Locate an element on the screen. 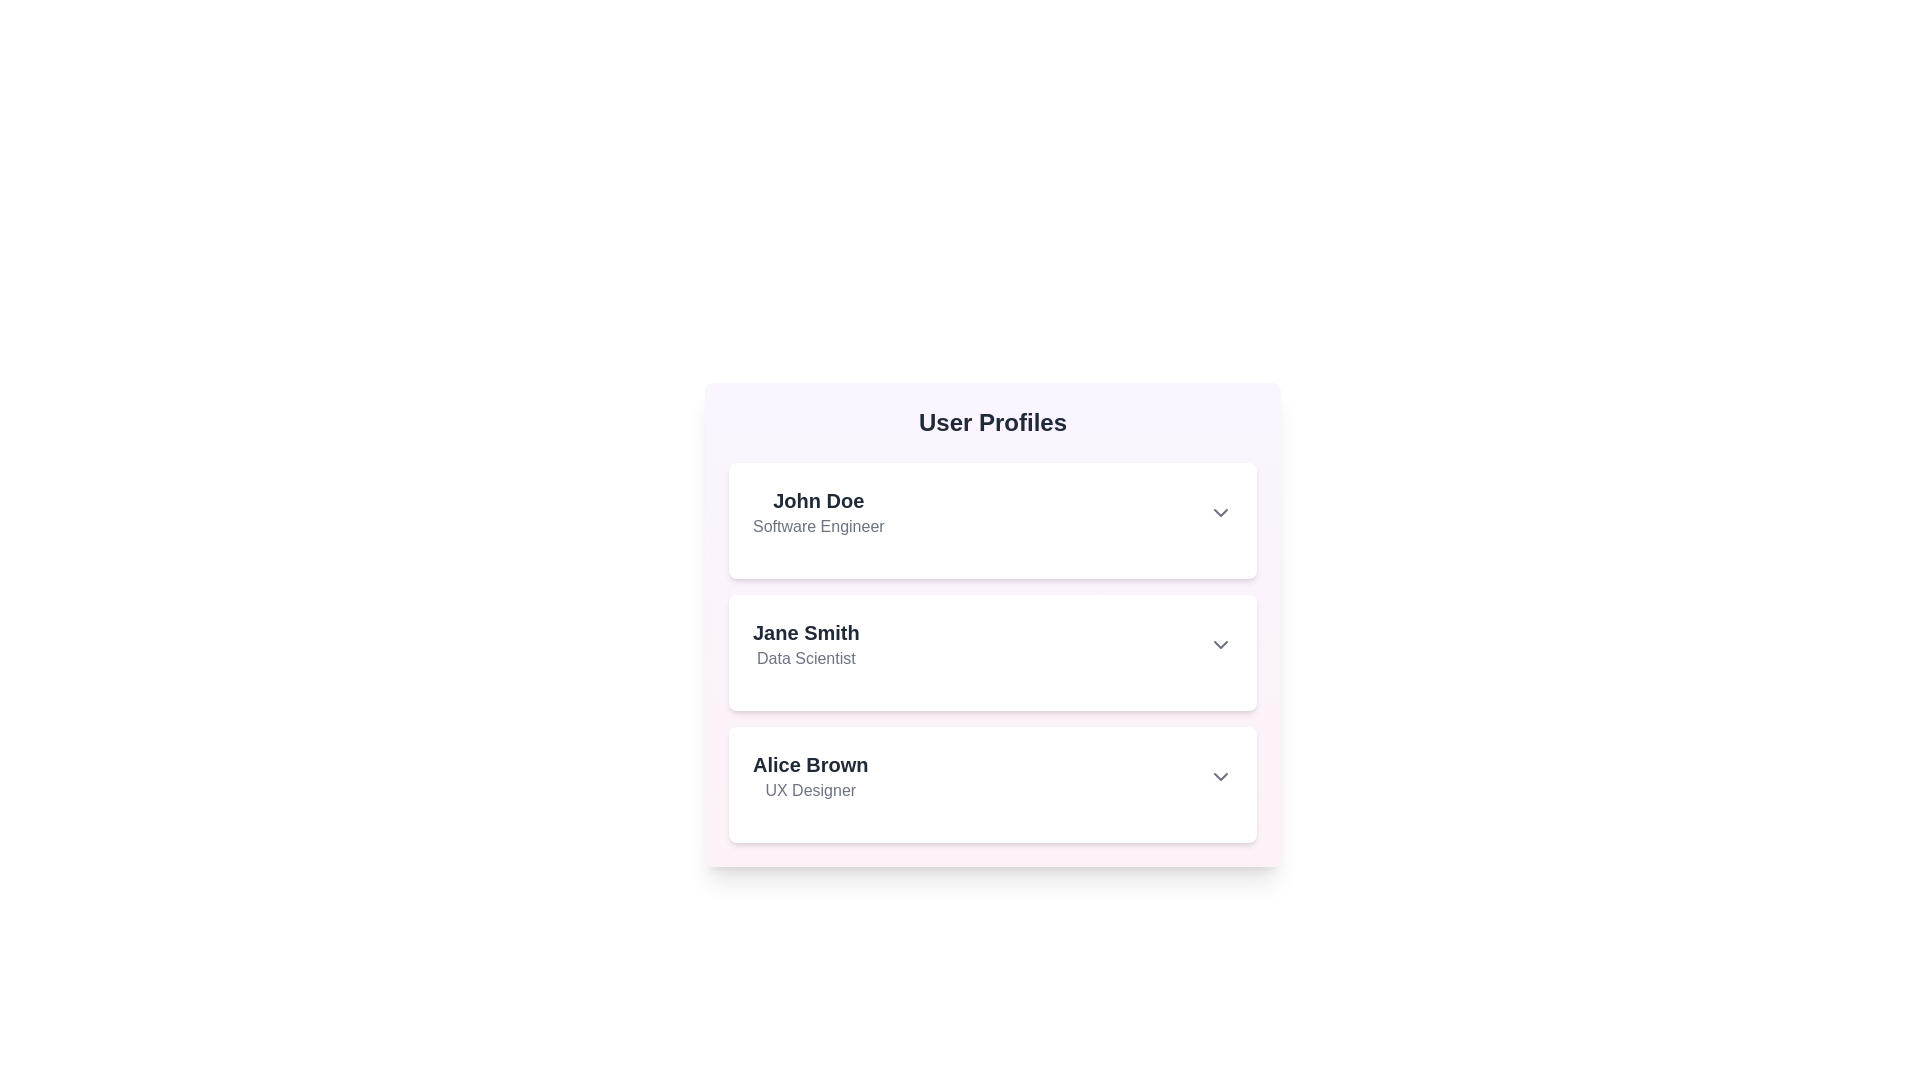  toggle button for the user profile Alice Brown is located at coordinates (1219, 775).